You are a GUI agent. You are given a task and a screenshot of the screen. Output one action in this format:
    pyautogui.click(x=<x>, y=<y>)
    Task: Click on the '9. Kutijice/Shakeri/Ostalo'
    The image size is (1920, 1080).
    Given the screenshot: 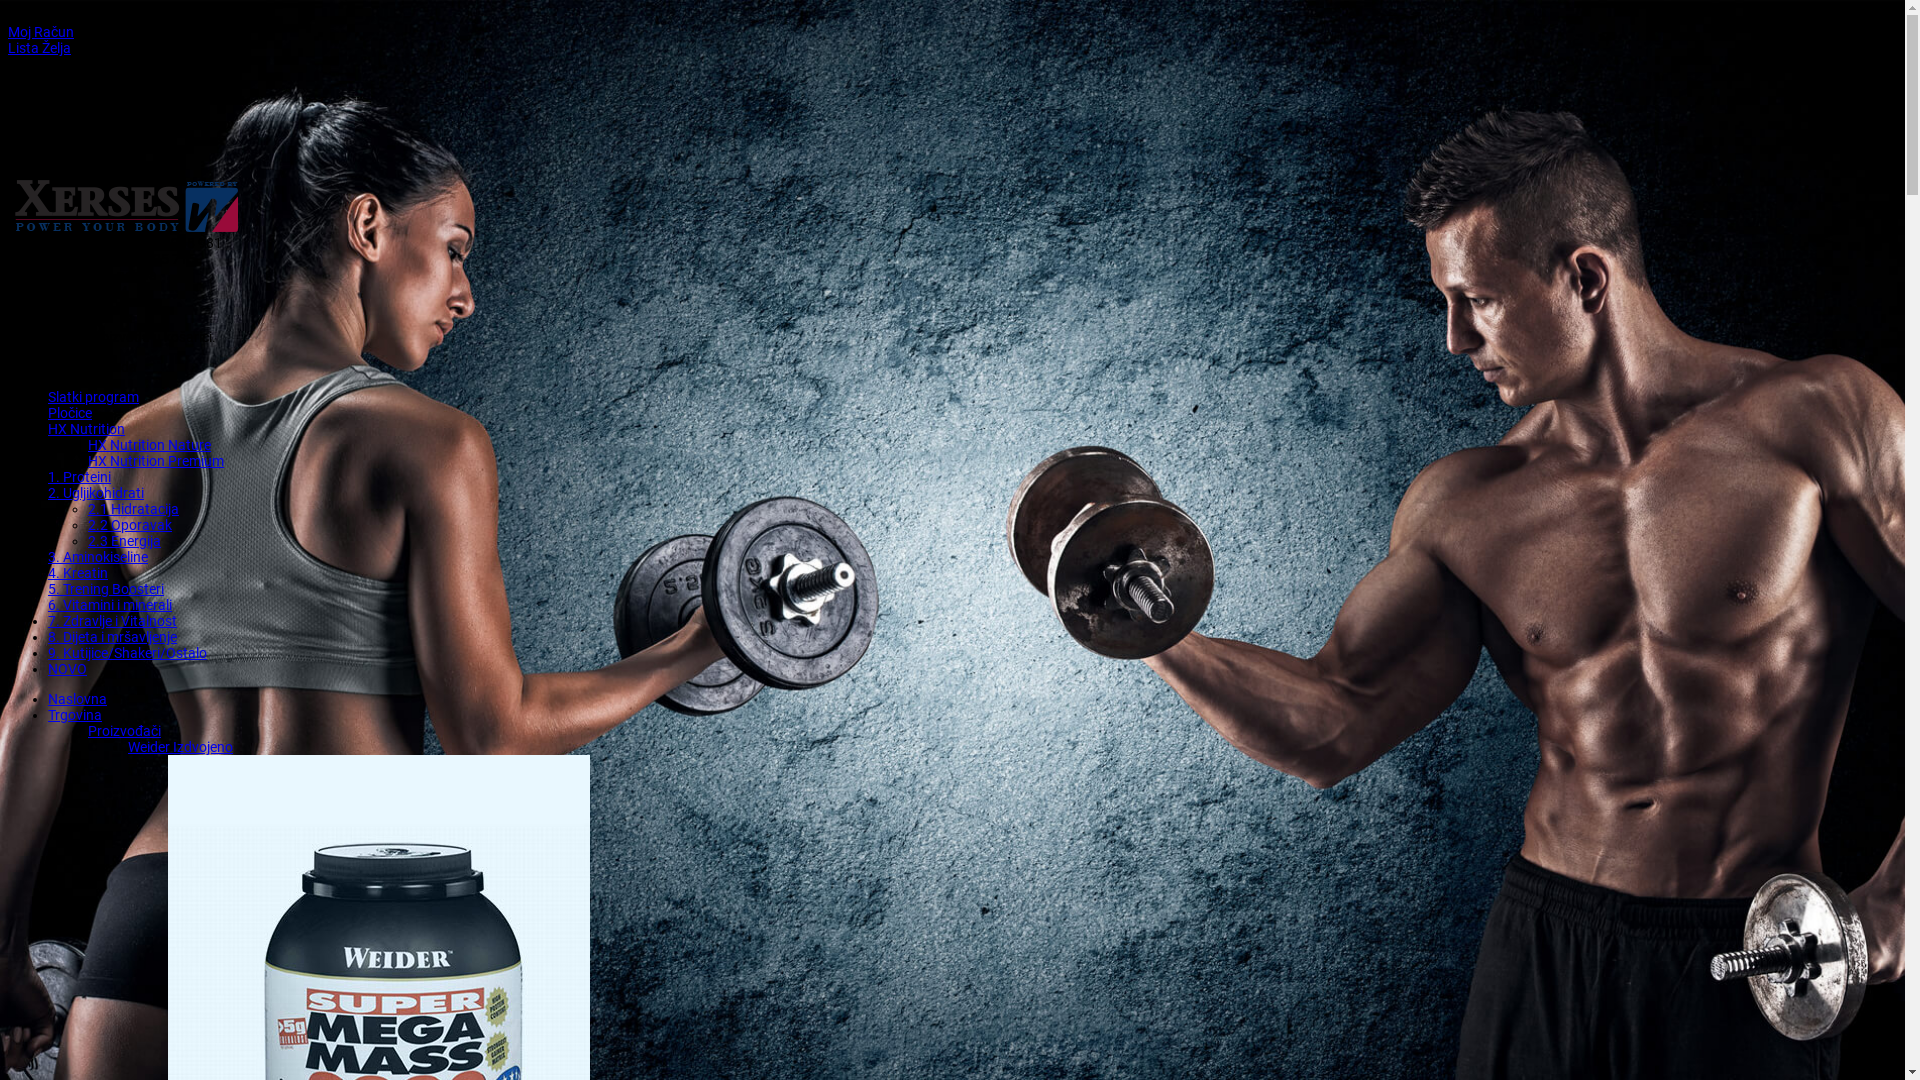 What is the action you would take?
    pyautogui.click(x=126, y=652)
    